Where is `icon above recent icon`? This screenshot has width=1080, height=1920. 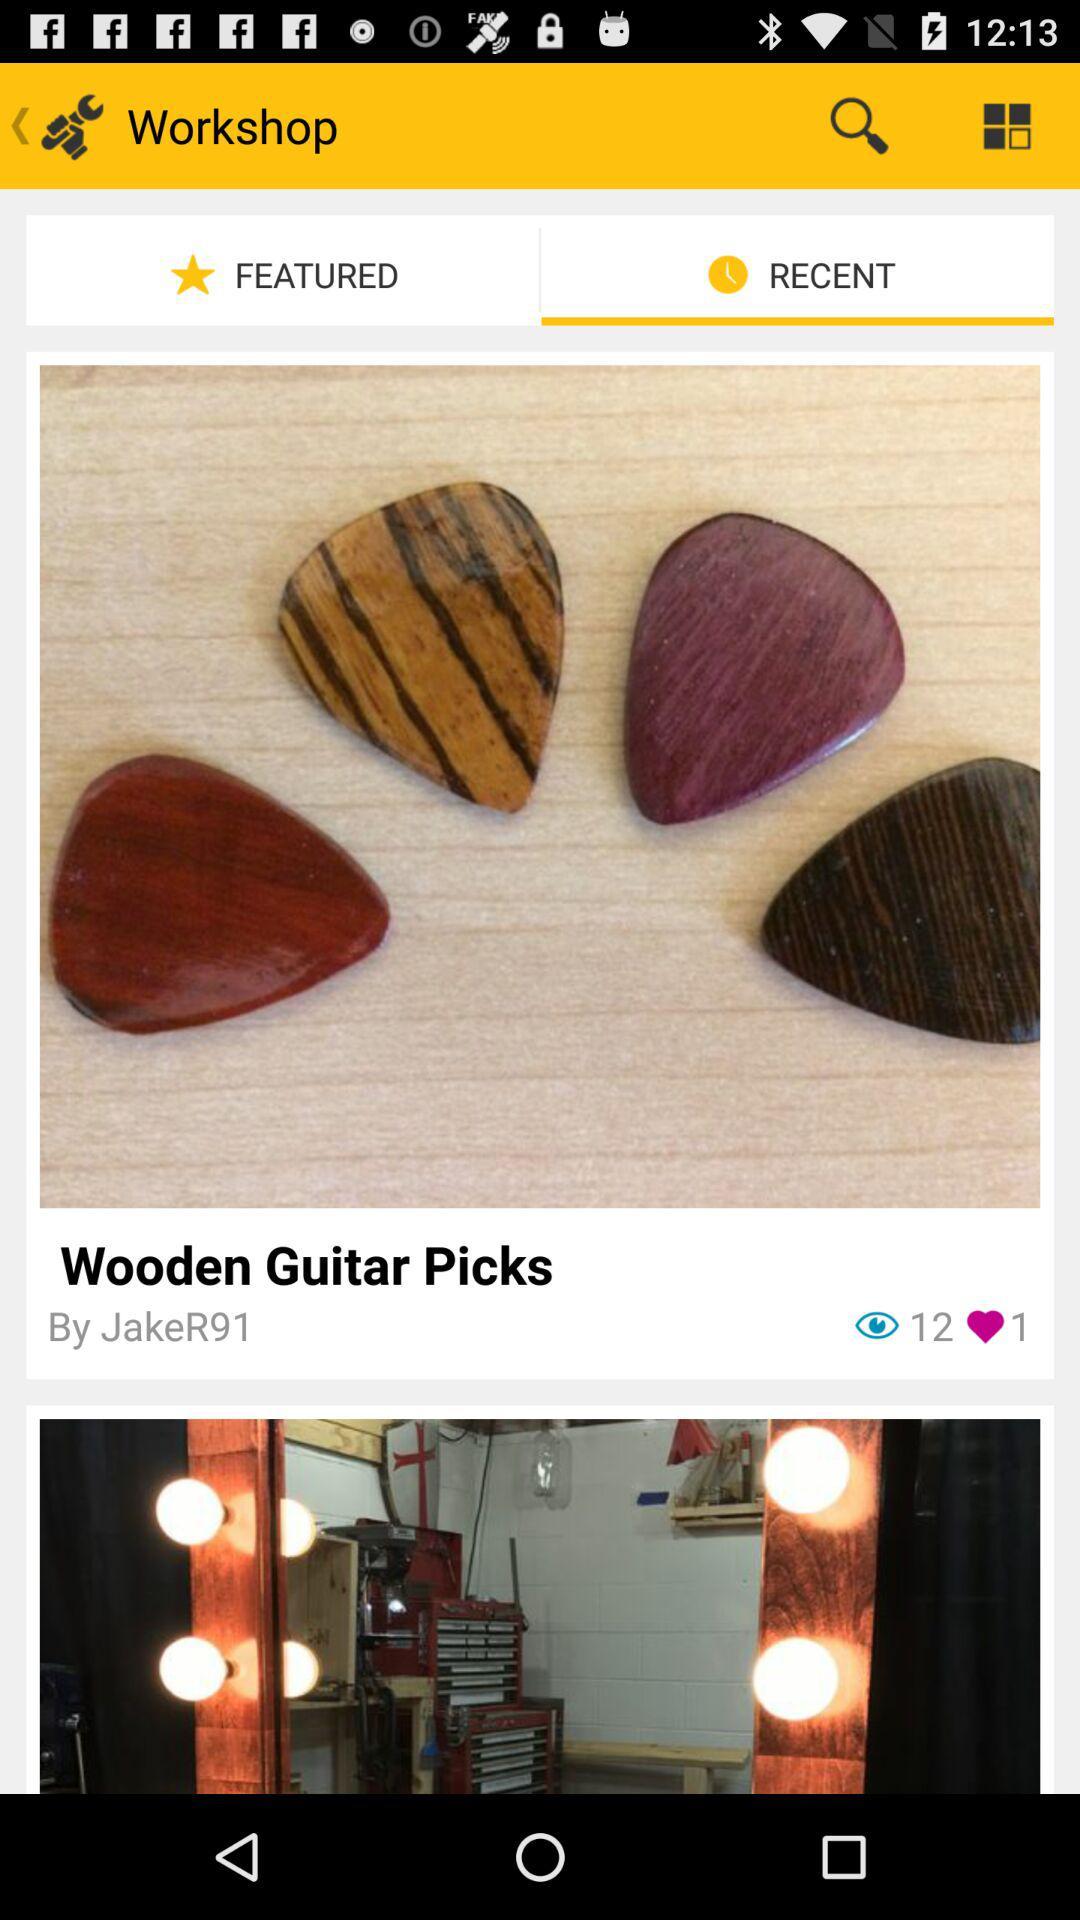 icon above recent icon is located at coordinates (1006, 124).